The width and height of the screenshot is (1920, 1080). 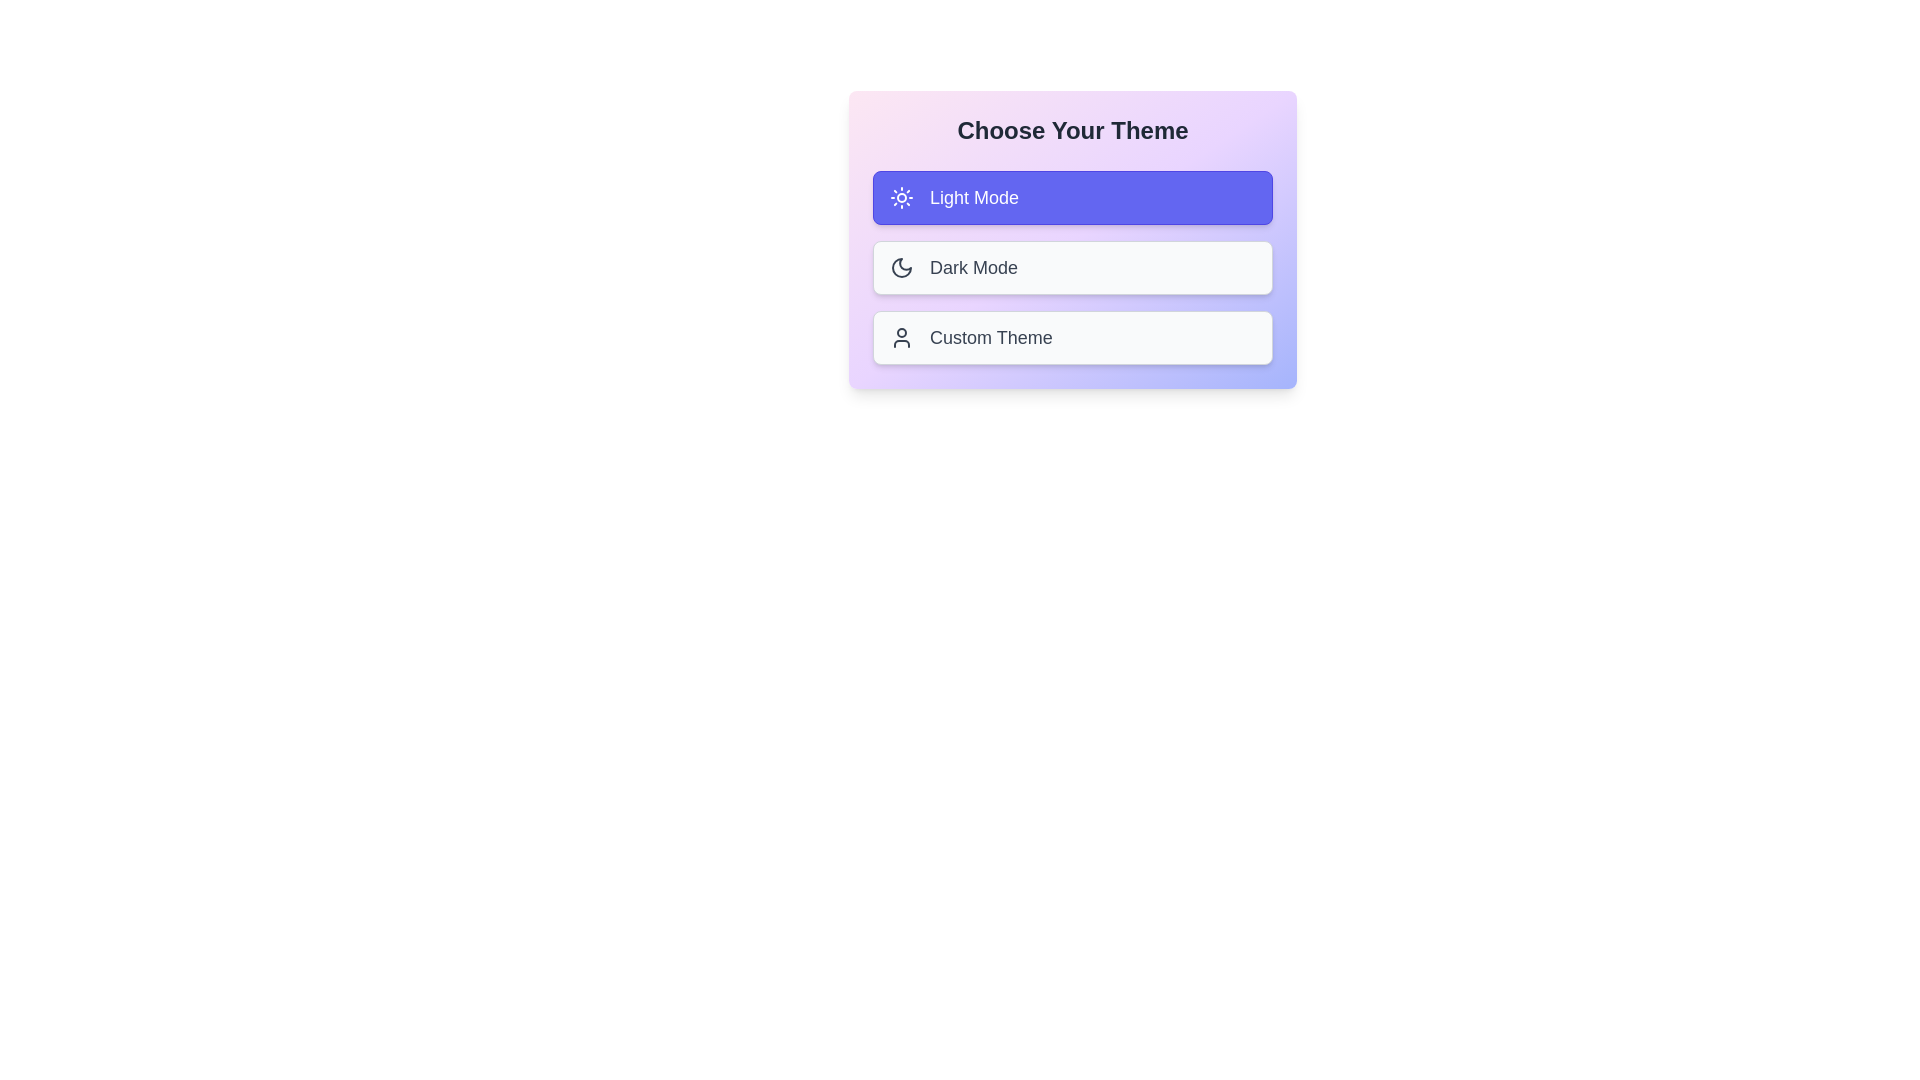 I want to click on the theme card labeled Dark Mode, so click(x=1072, y=266).